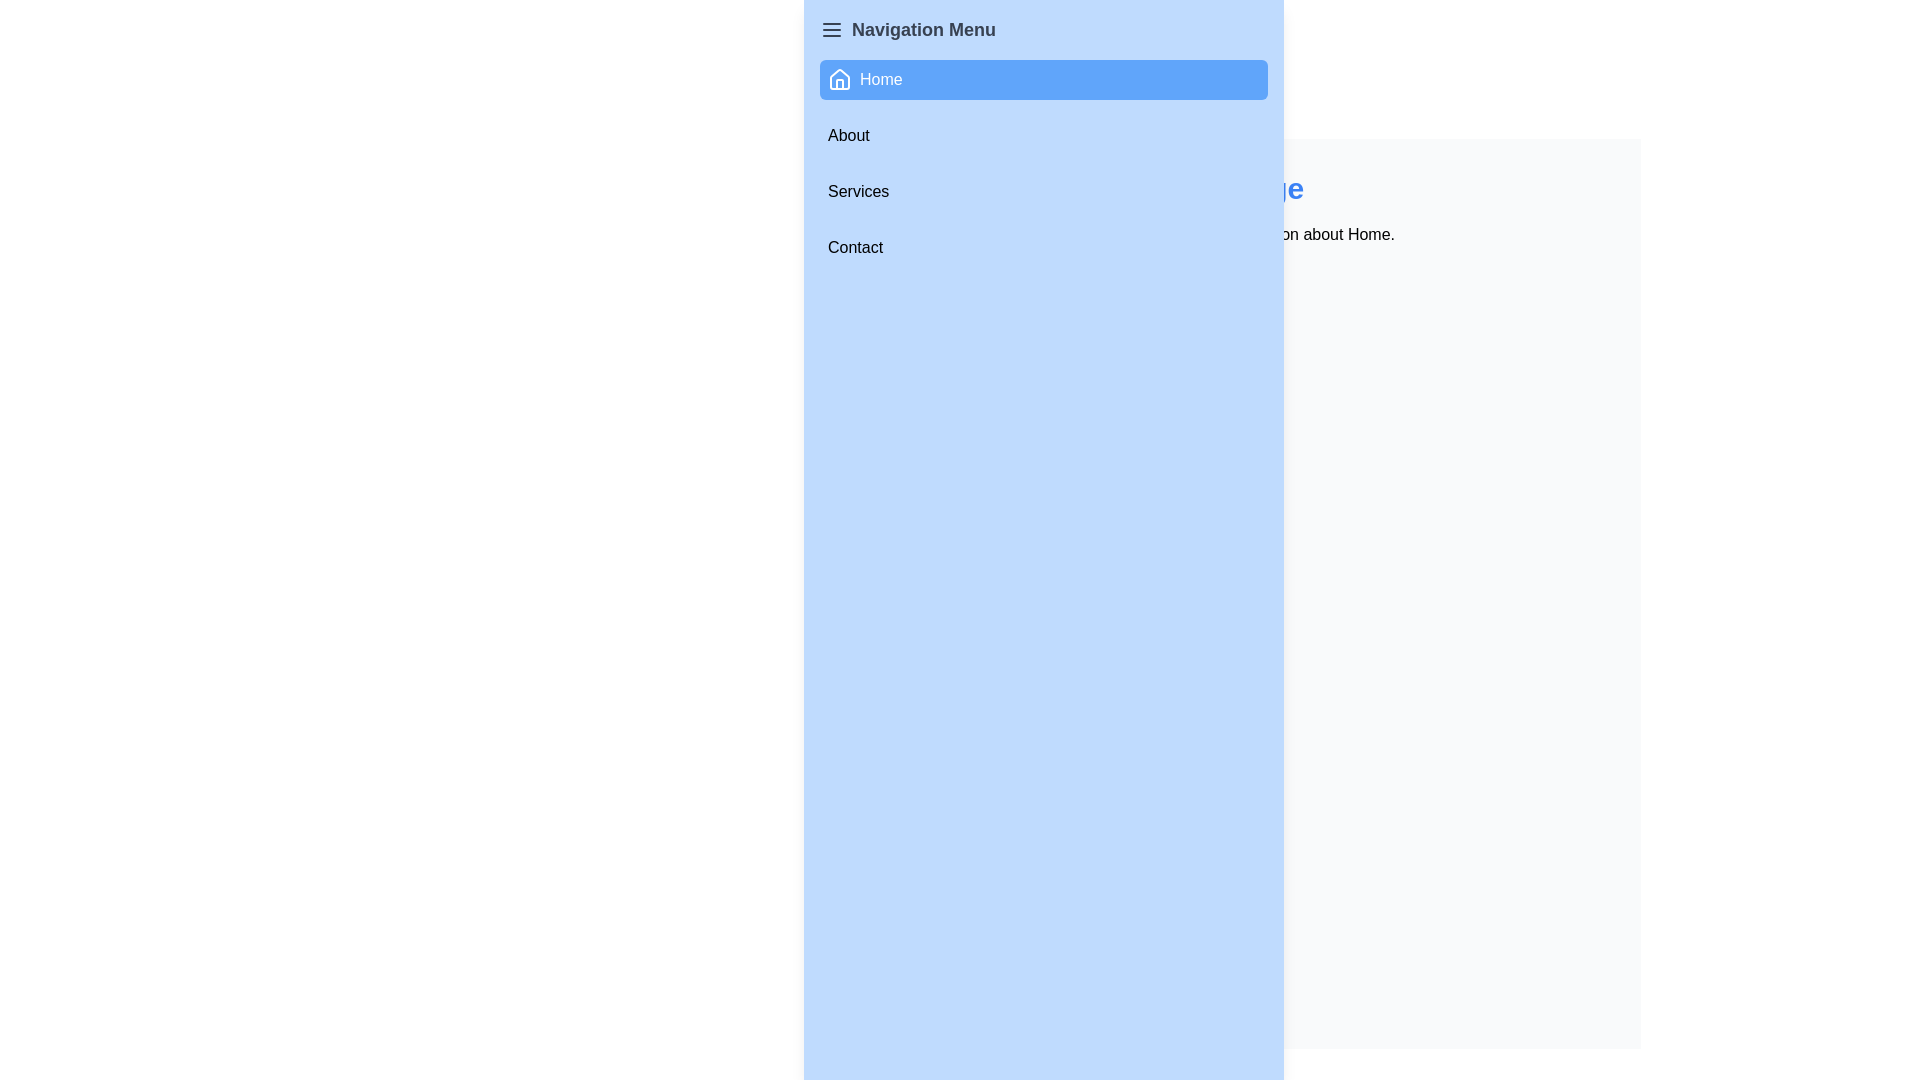  Describe the element at coordinates (840, 79) in the screenshot. I see `the house-shaped icon outlined in vector graphics, positioned within the top-left side navigation panel, adjacent to the 'Home' text` at that location.